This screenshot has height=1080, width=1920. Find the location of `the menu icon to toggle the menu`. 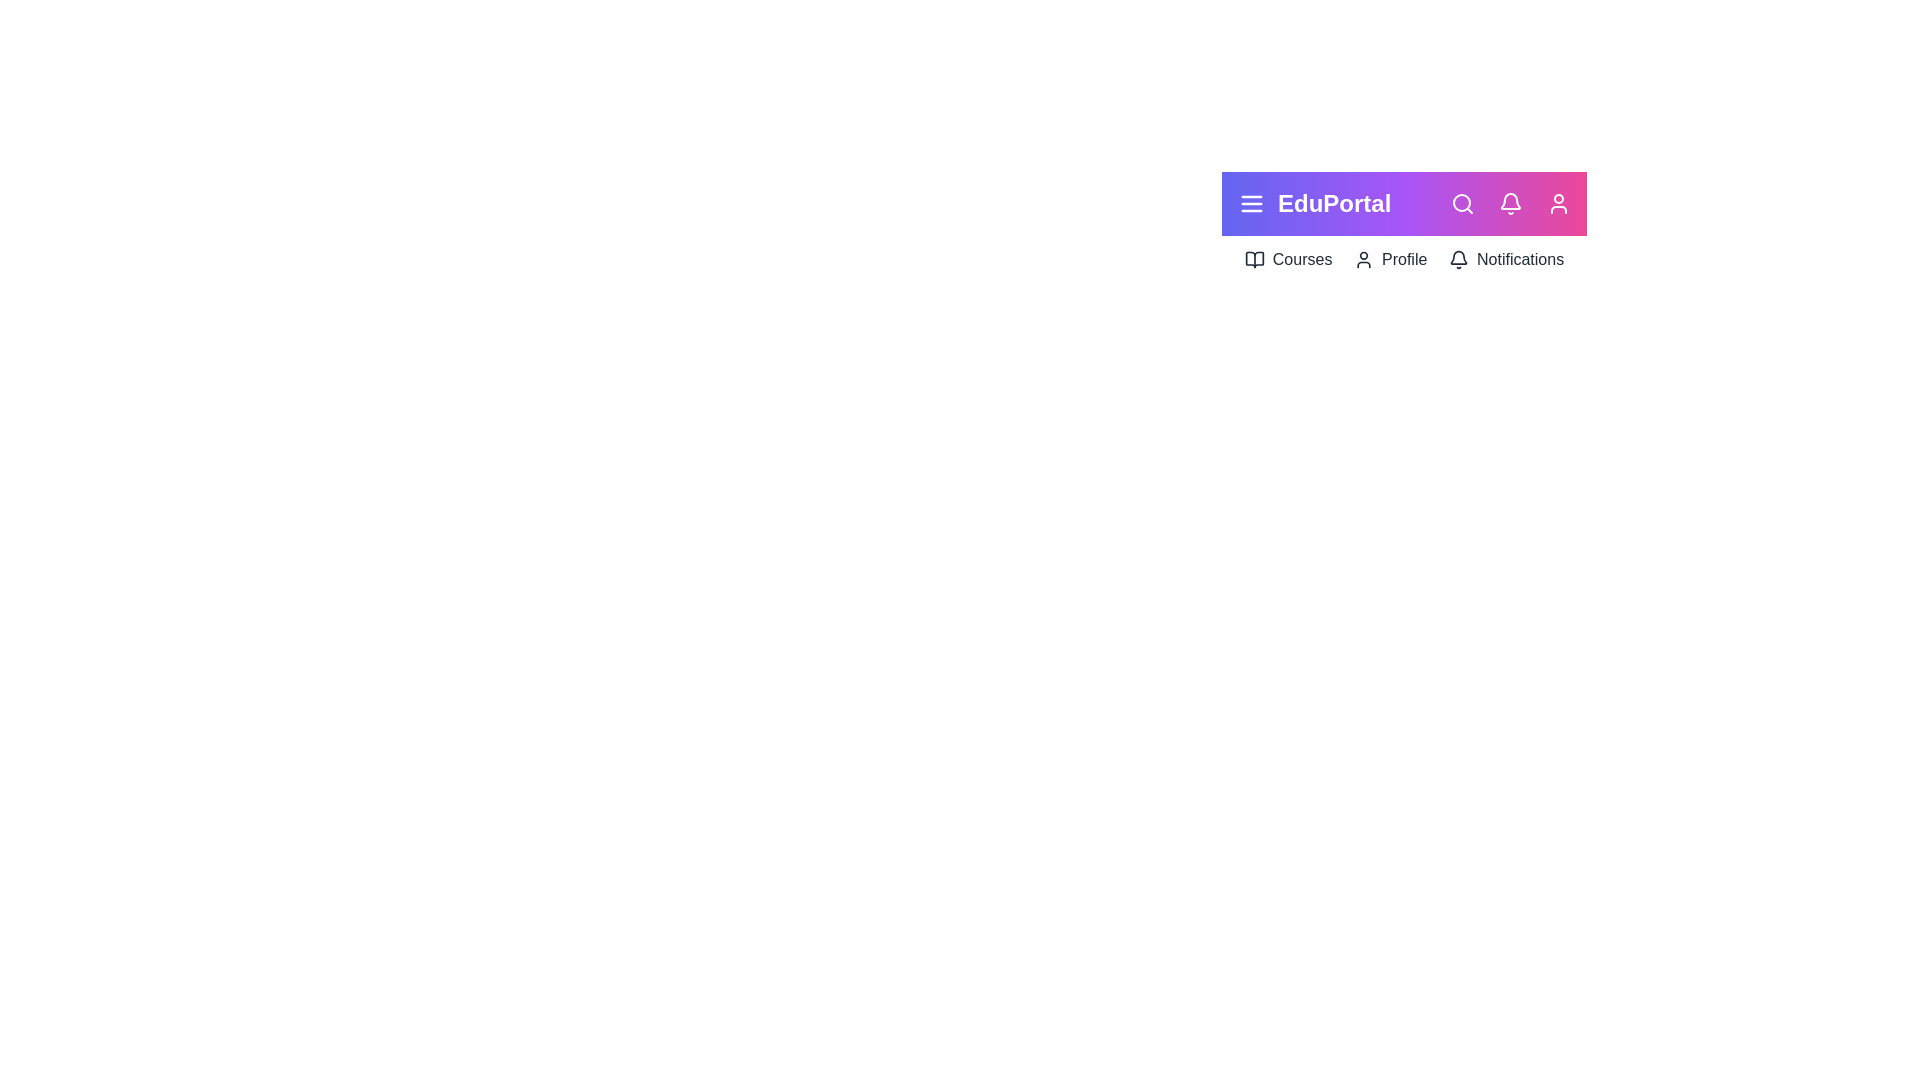

the menu icon to toggle the menu is located at coordinates (1251, 204).